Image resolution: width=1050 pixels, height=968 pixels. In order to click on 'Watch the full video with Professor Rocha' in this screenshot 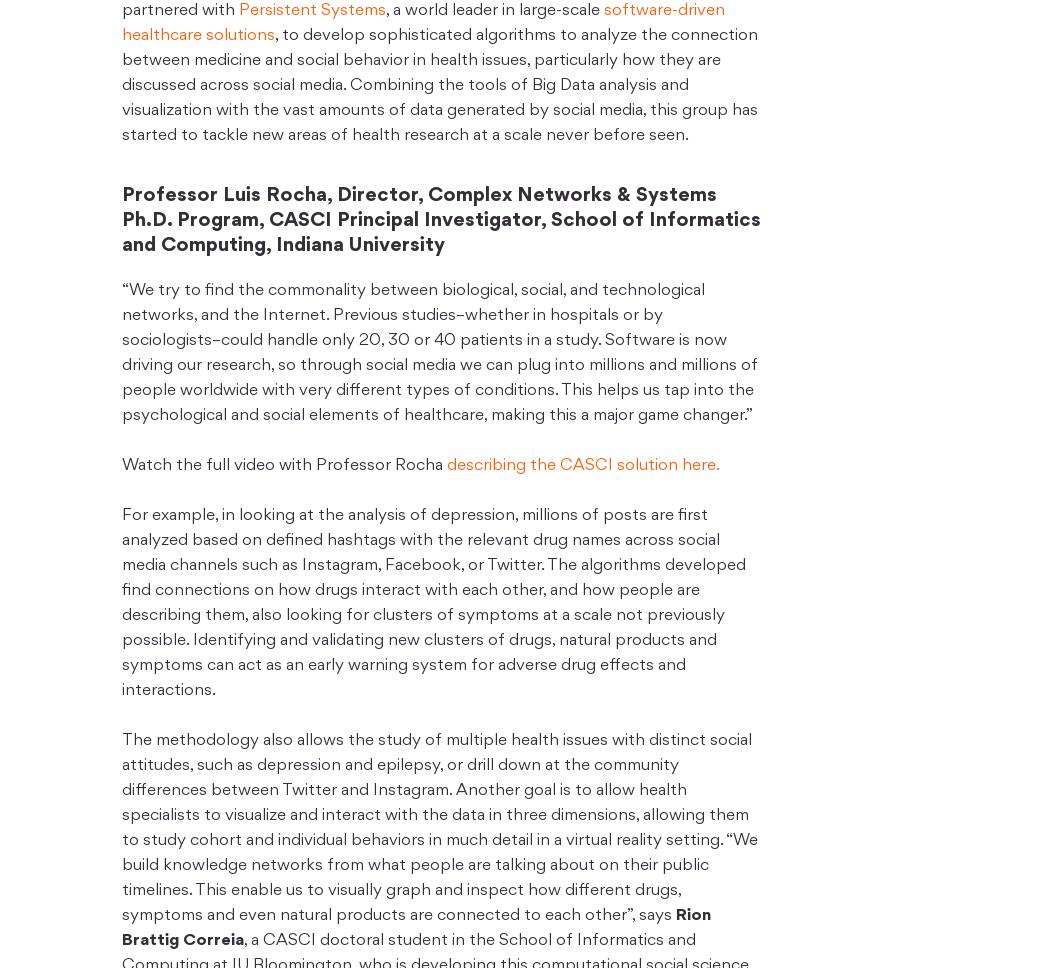, I will do `click(283, 464)`.